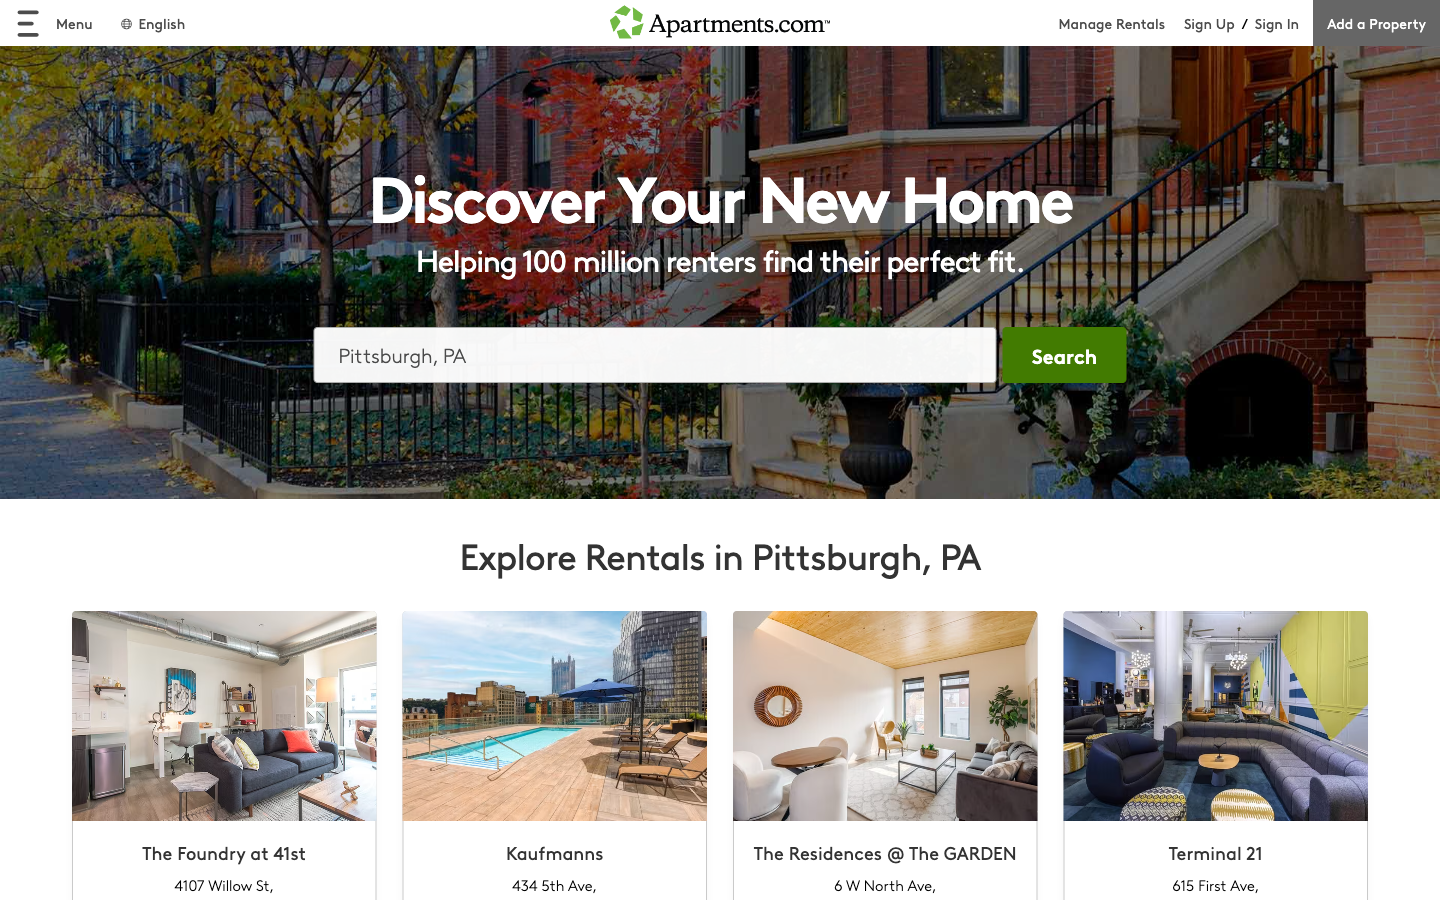 The height and width of the screenshot is (900, 1440). Describe the element at coordinates (1120, 22) in the screenshot. I see `rental management section` at that location.